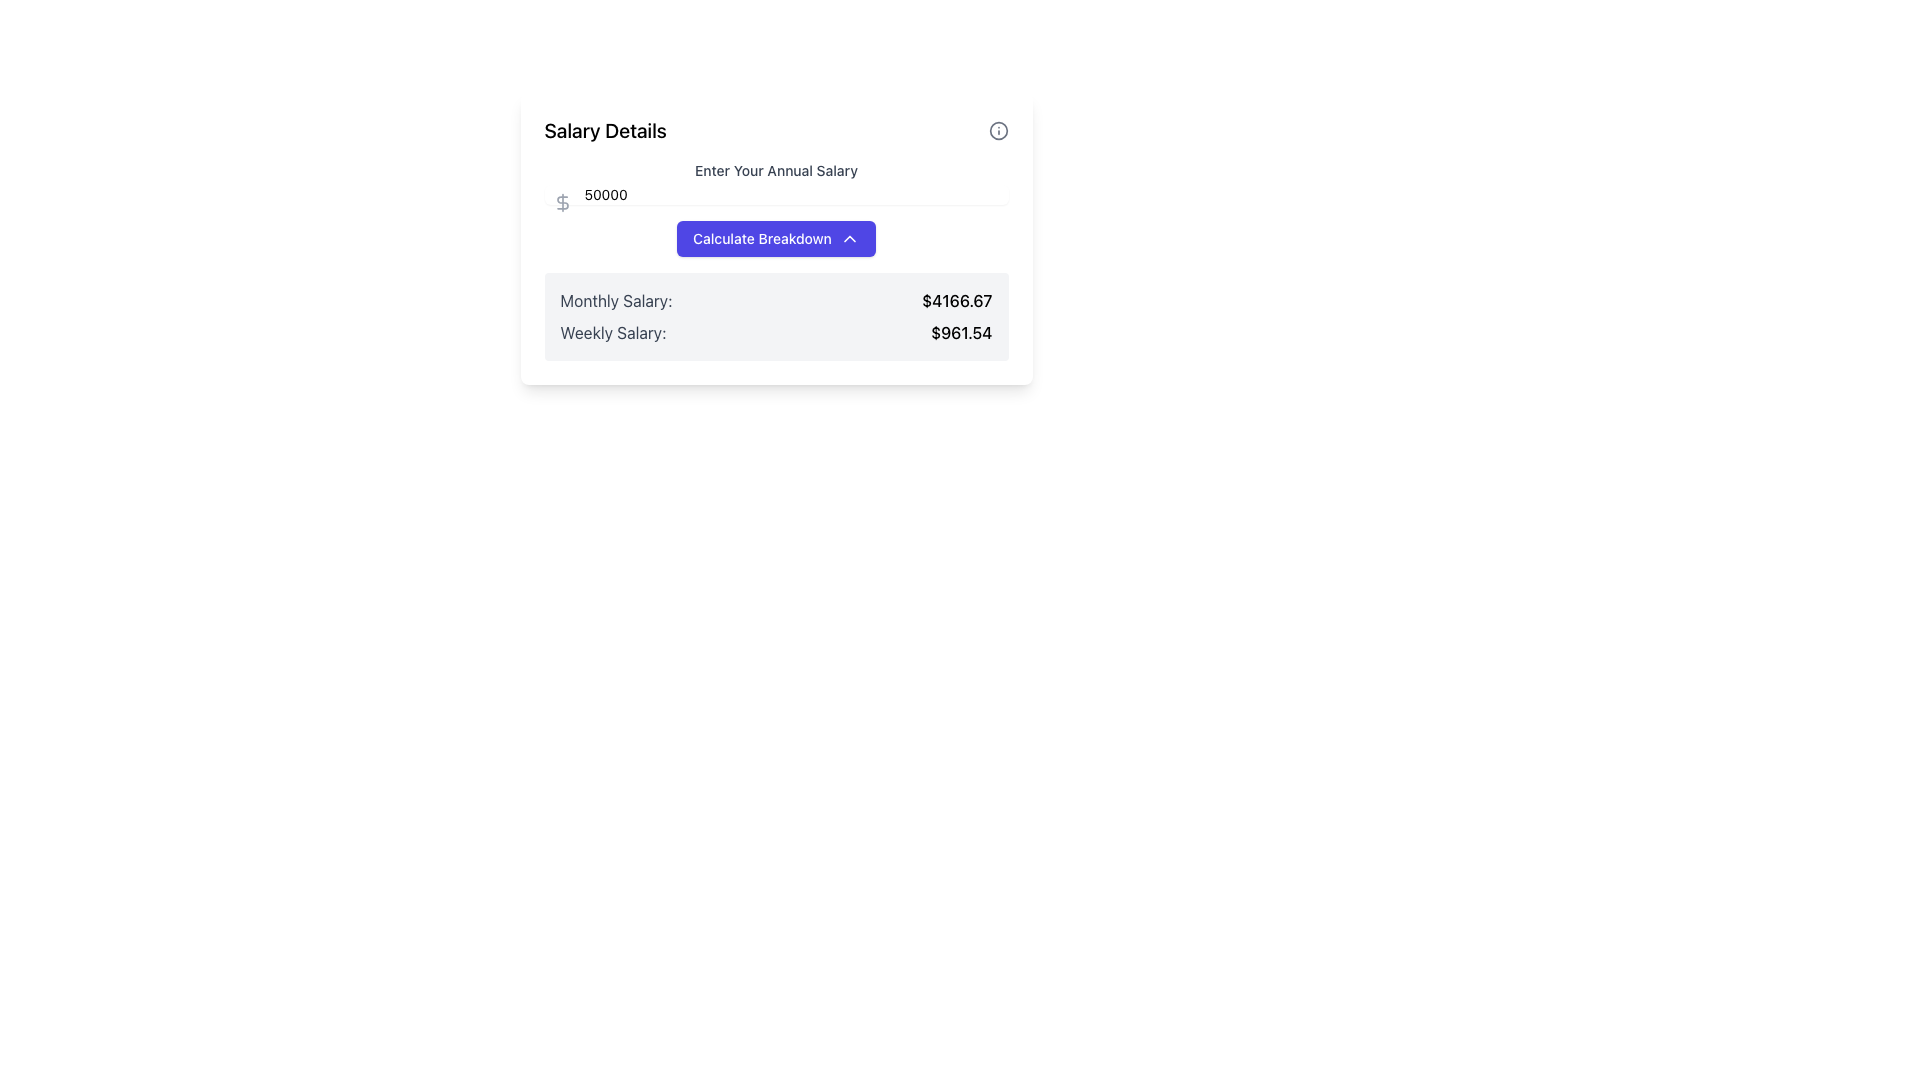 The height and width of the screenshot is (1080, 1920). Describe the element at coordinates (998, 131) in the screenshot. I see `the circular 'Info' icon in the header section labeled 'Salary Details'` at that location.